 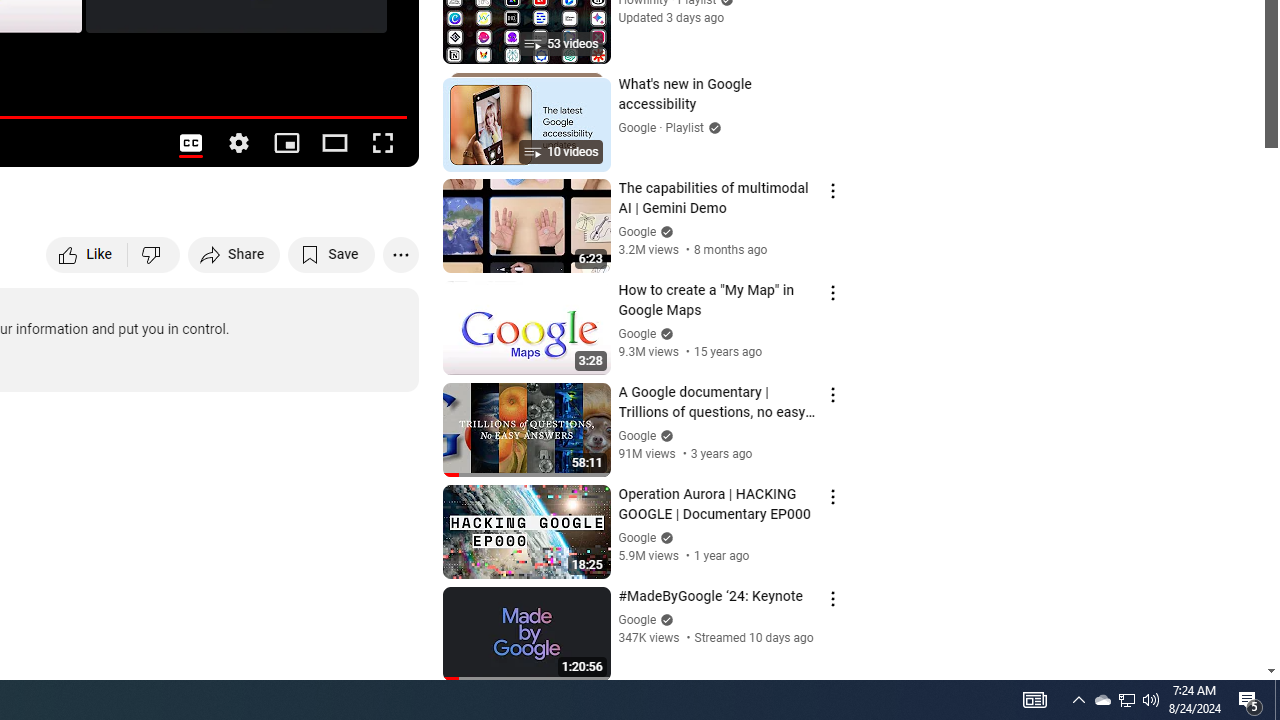 I want to click on 'Verified', so click(x=664, y=618).